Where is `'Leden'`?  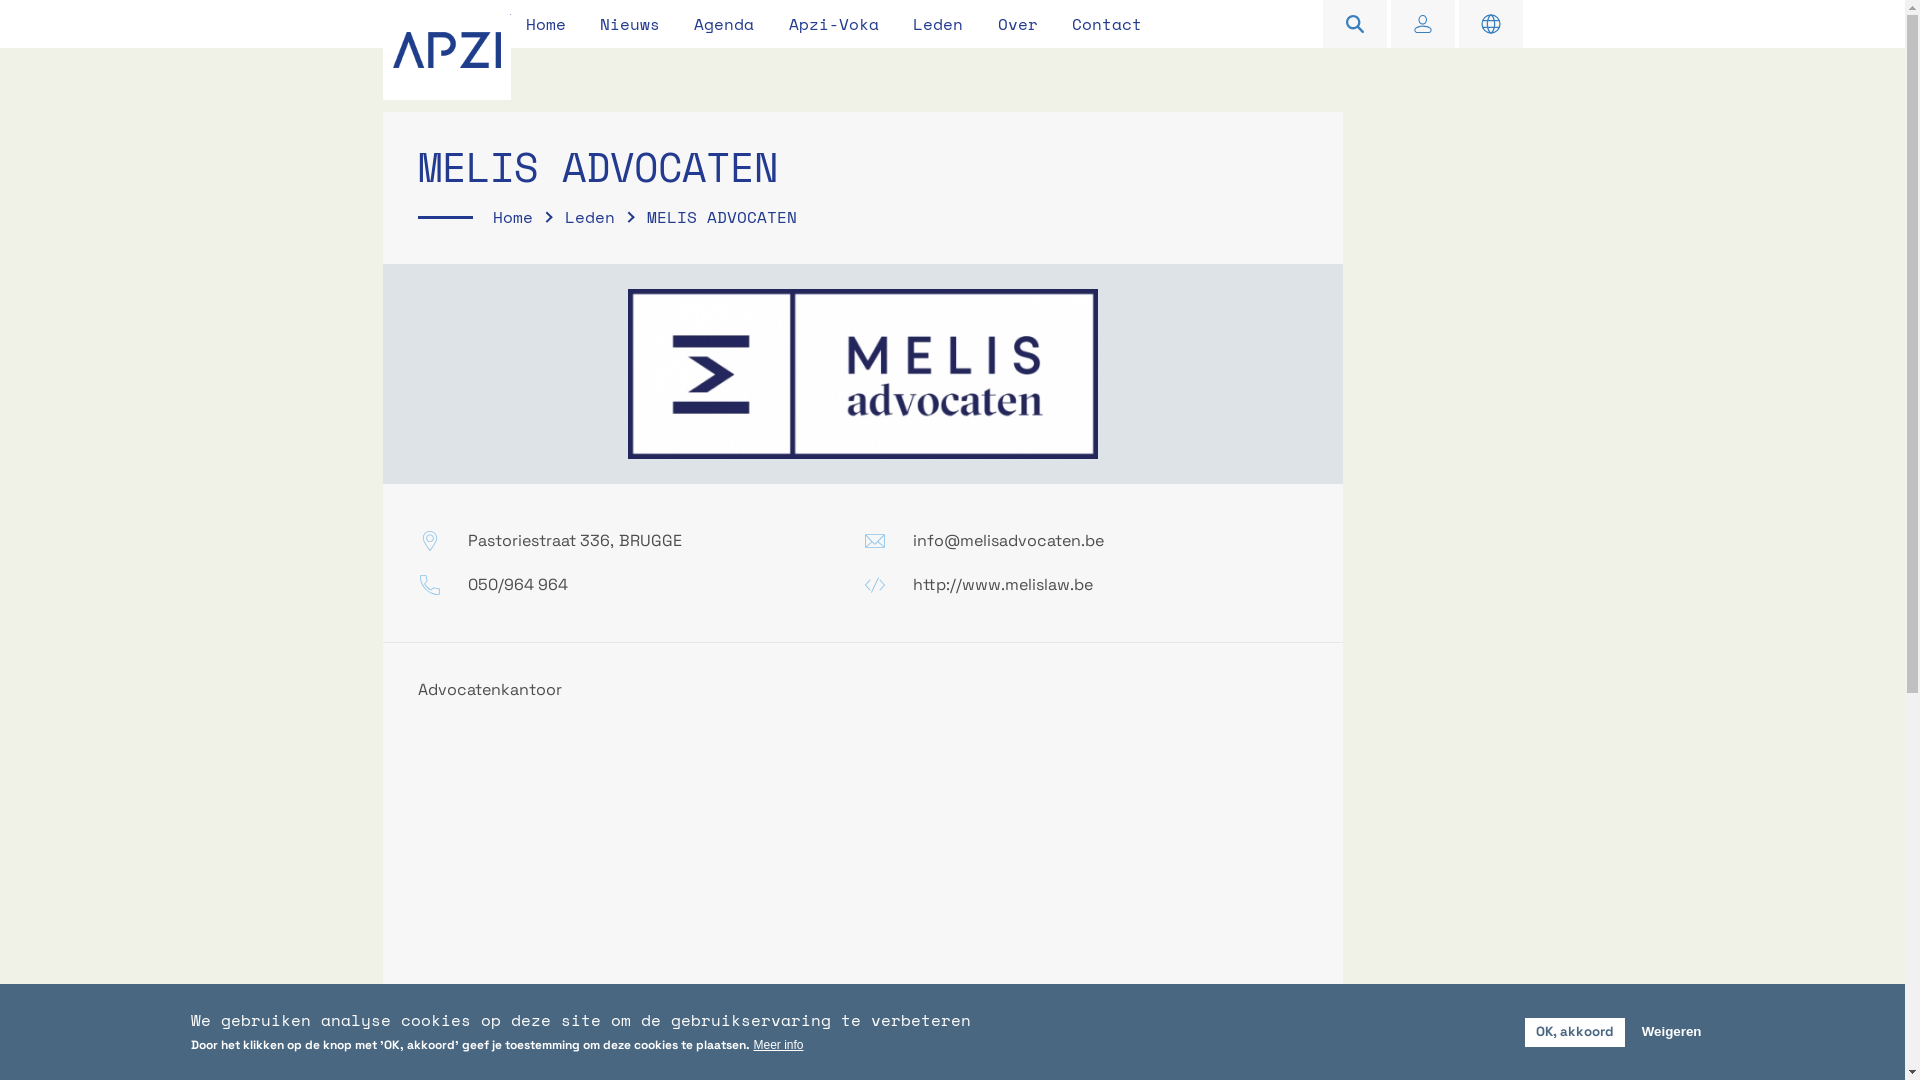
'Leden' is located at coordinates (896, 23).